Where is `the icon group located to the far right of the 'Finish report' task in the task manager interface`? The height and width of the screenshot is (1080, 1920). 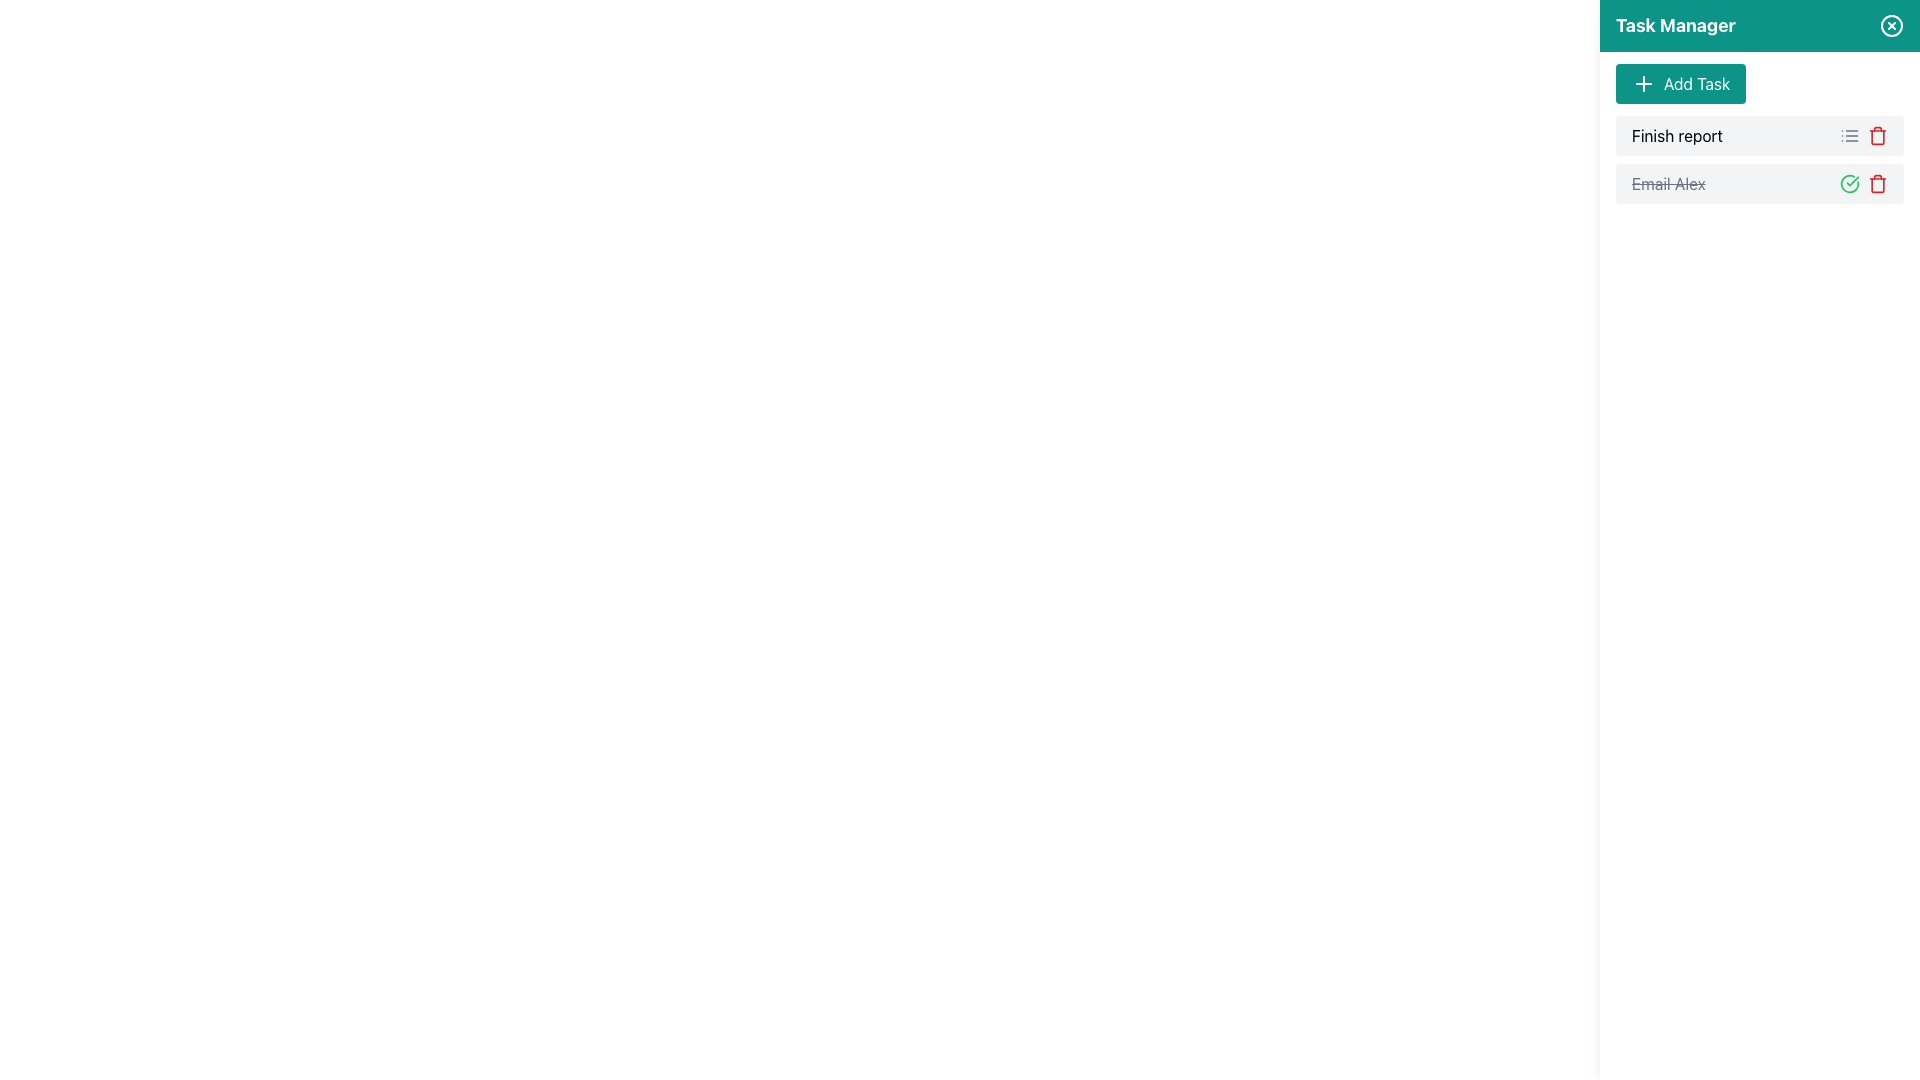
the icon group located to the far right of the 'Finish report' task in the task manager interface is located at coordinates (1862, 135).